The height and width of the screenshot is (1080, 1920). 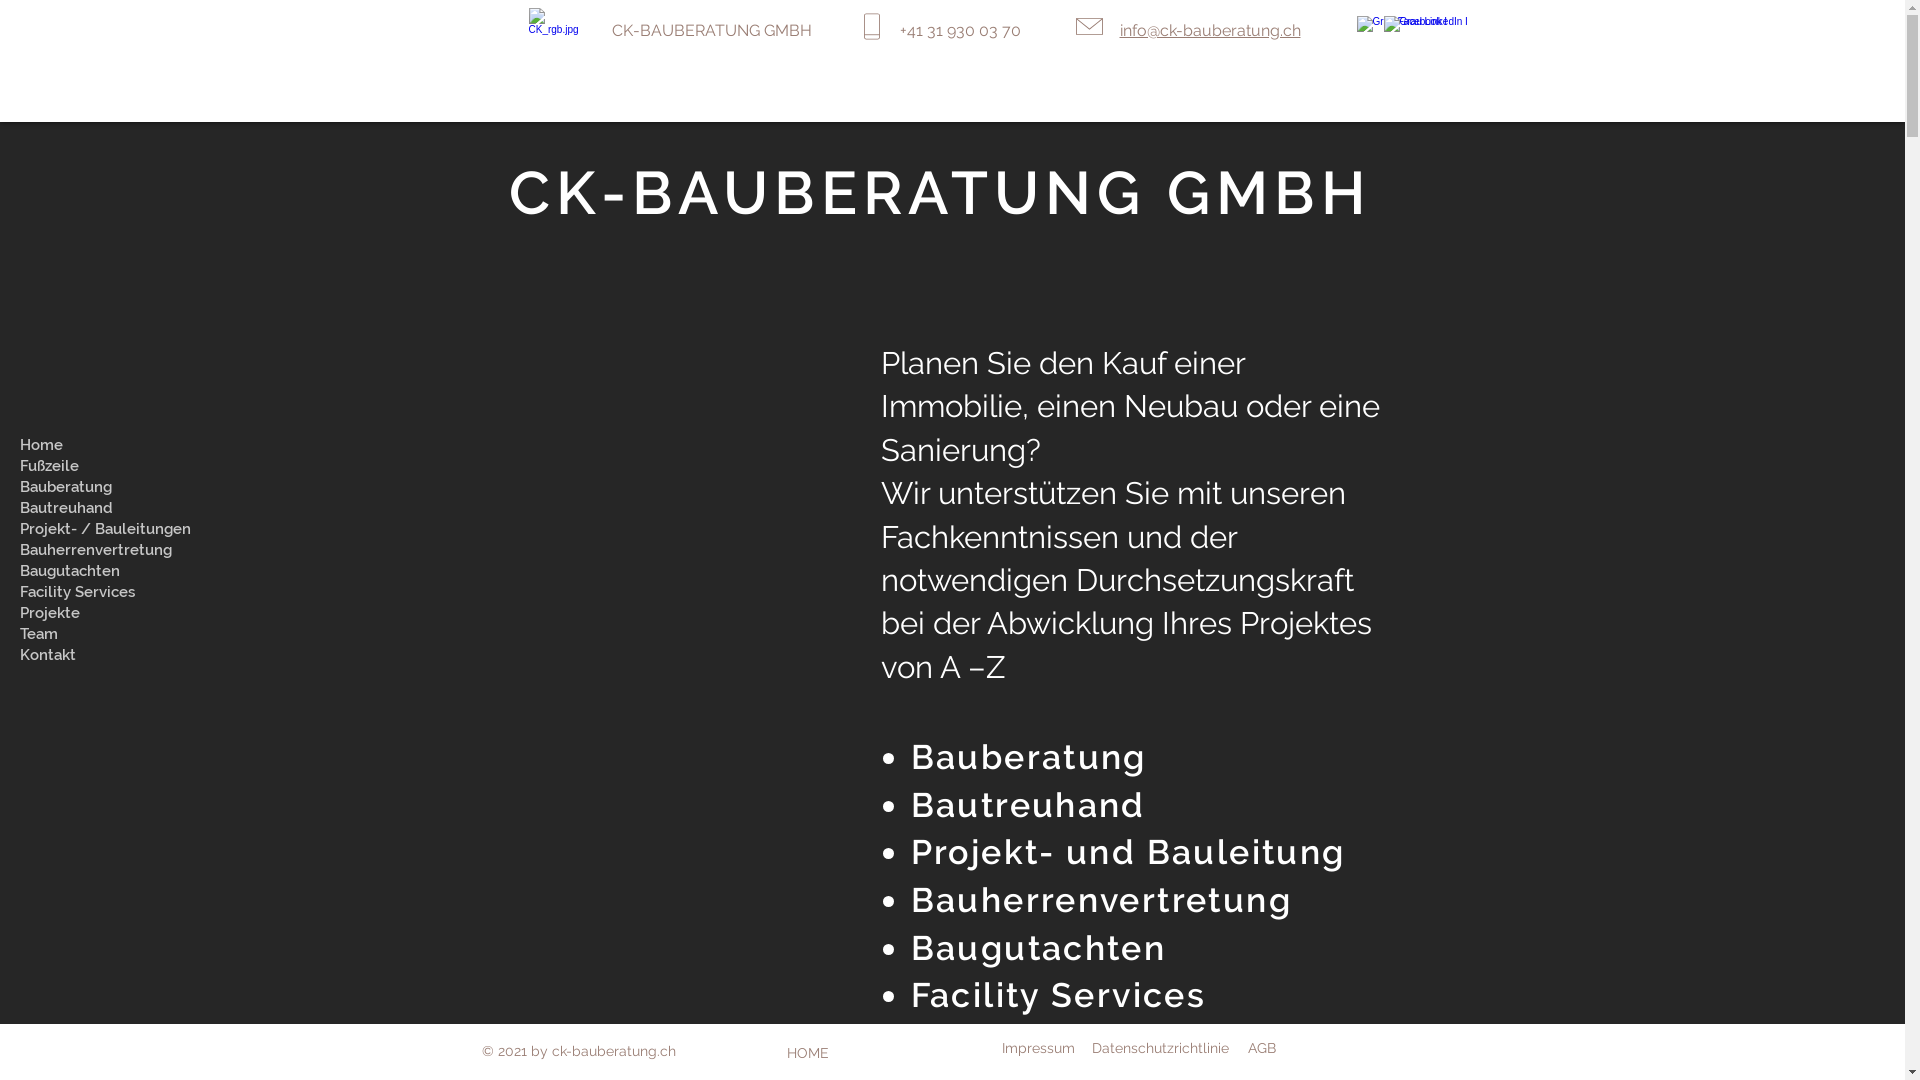 What do you see at coordinates (1038, 1047) in the screenshot?
I see `'Impressum'` at bounding box center [1038, 1047].